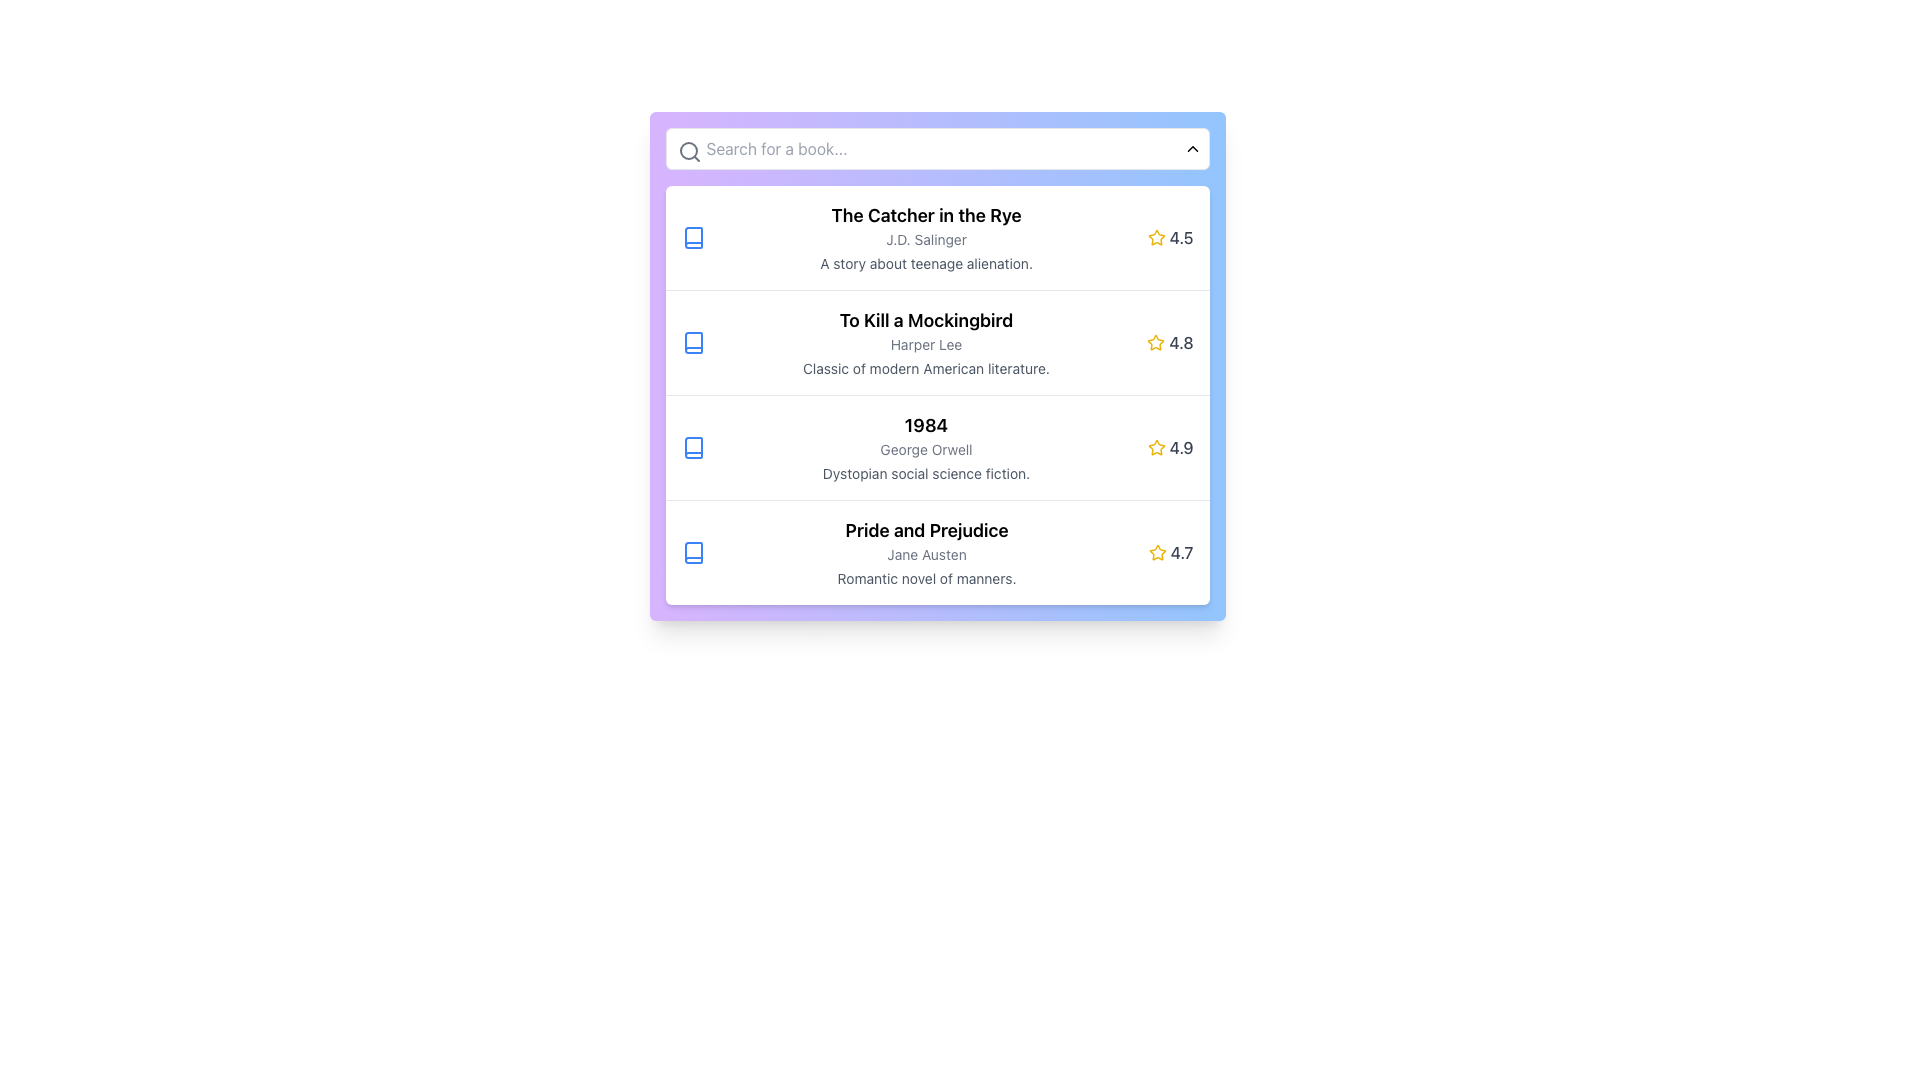 This screenshot has height=1080, width=1920. I want to click on the star-shaped yellow rating icon located to the right of the numeric rating value '4.8' in the second book entry, so click(1156, 342).